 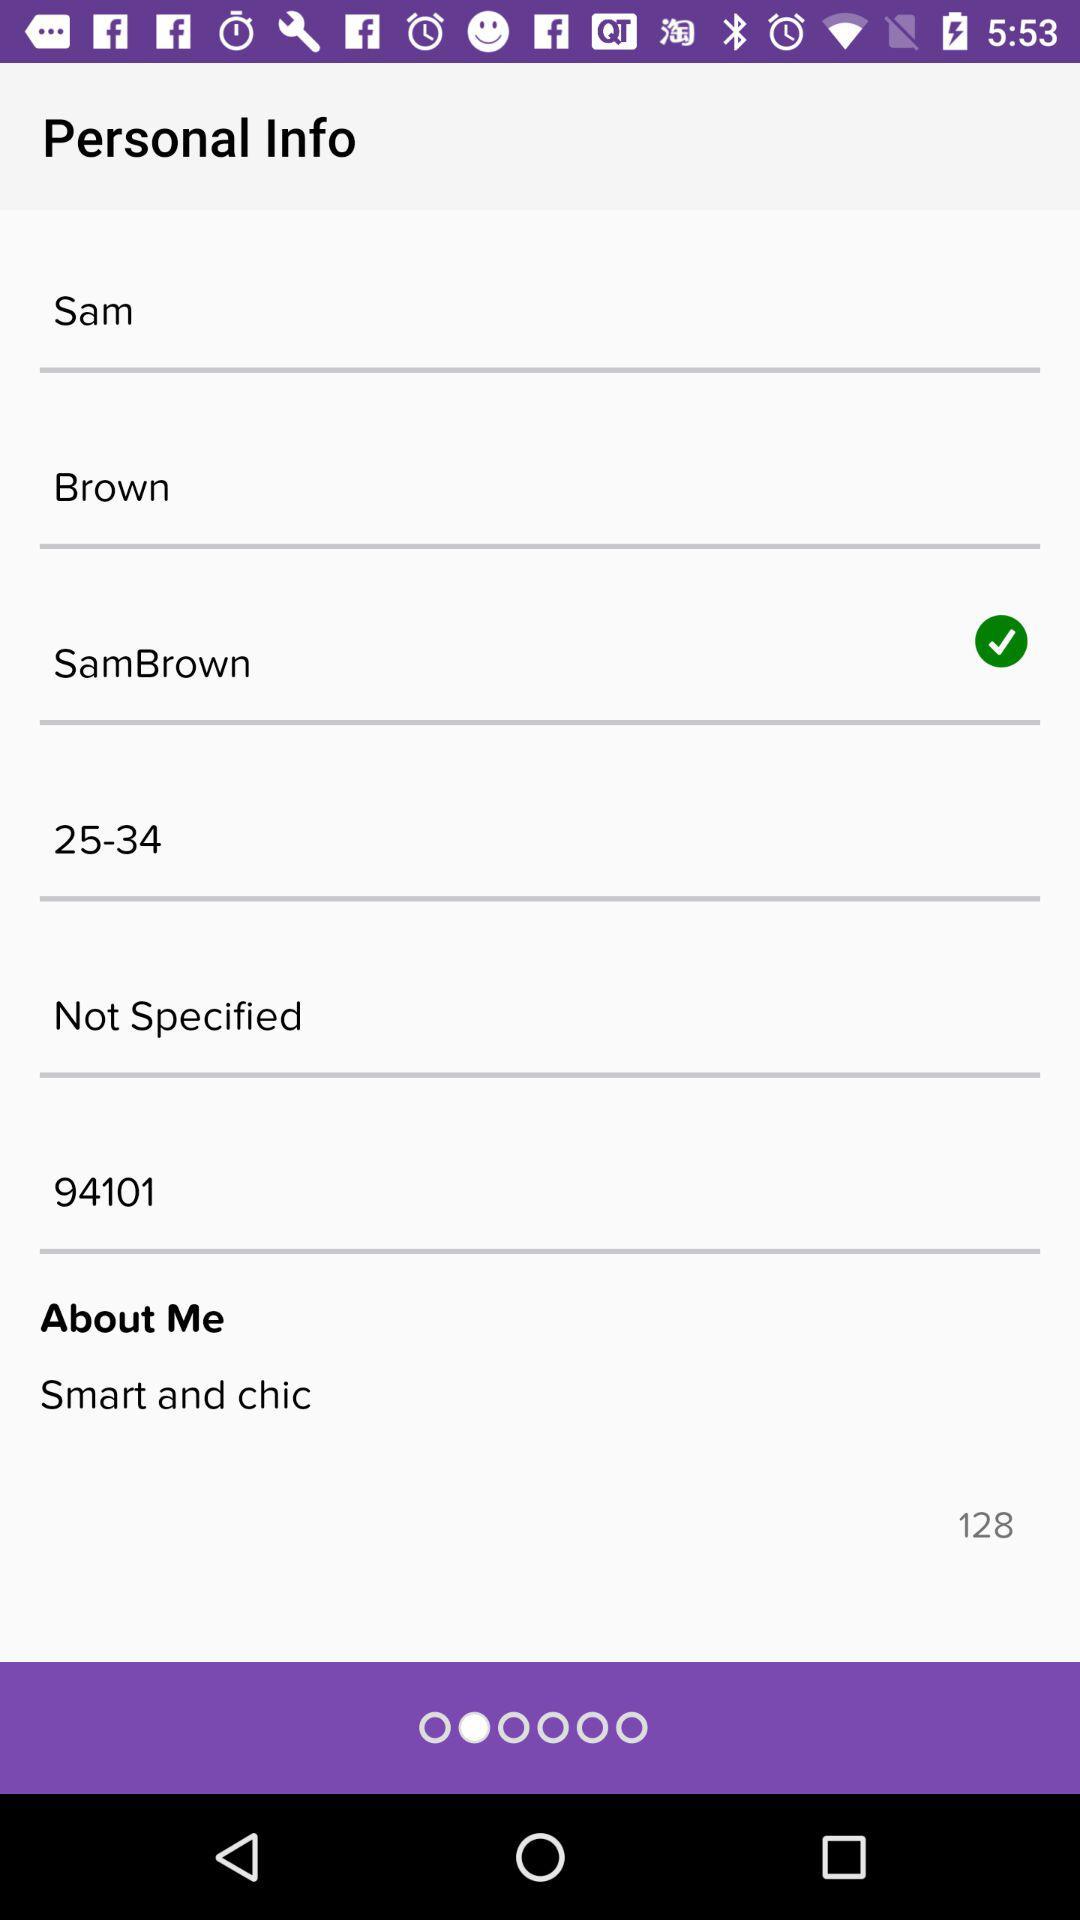 What do you see at coordinates (540, 1435) in the screenshot?
I see `the smart and chic` at bounding box center [540, 1435].